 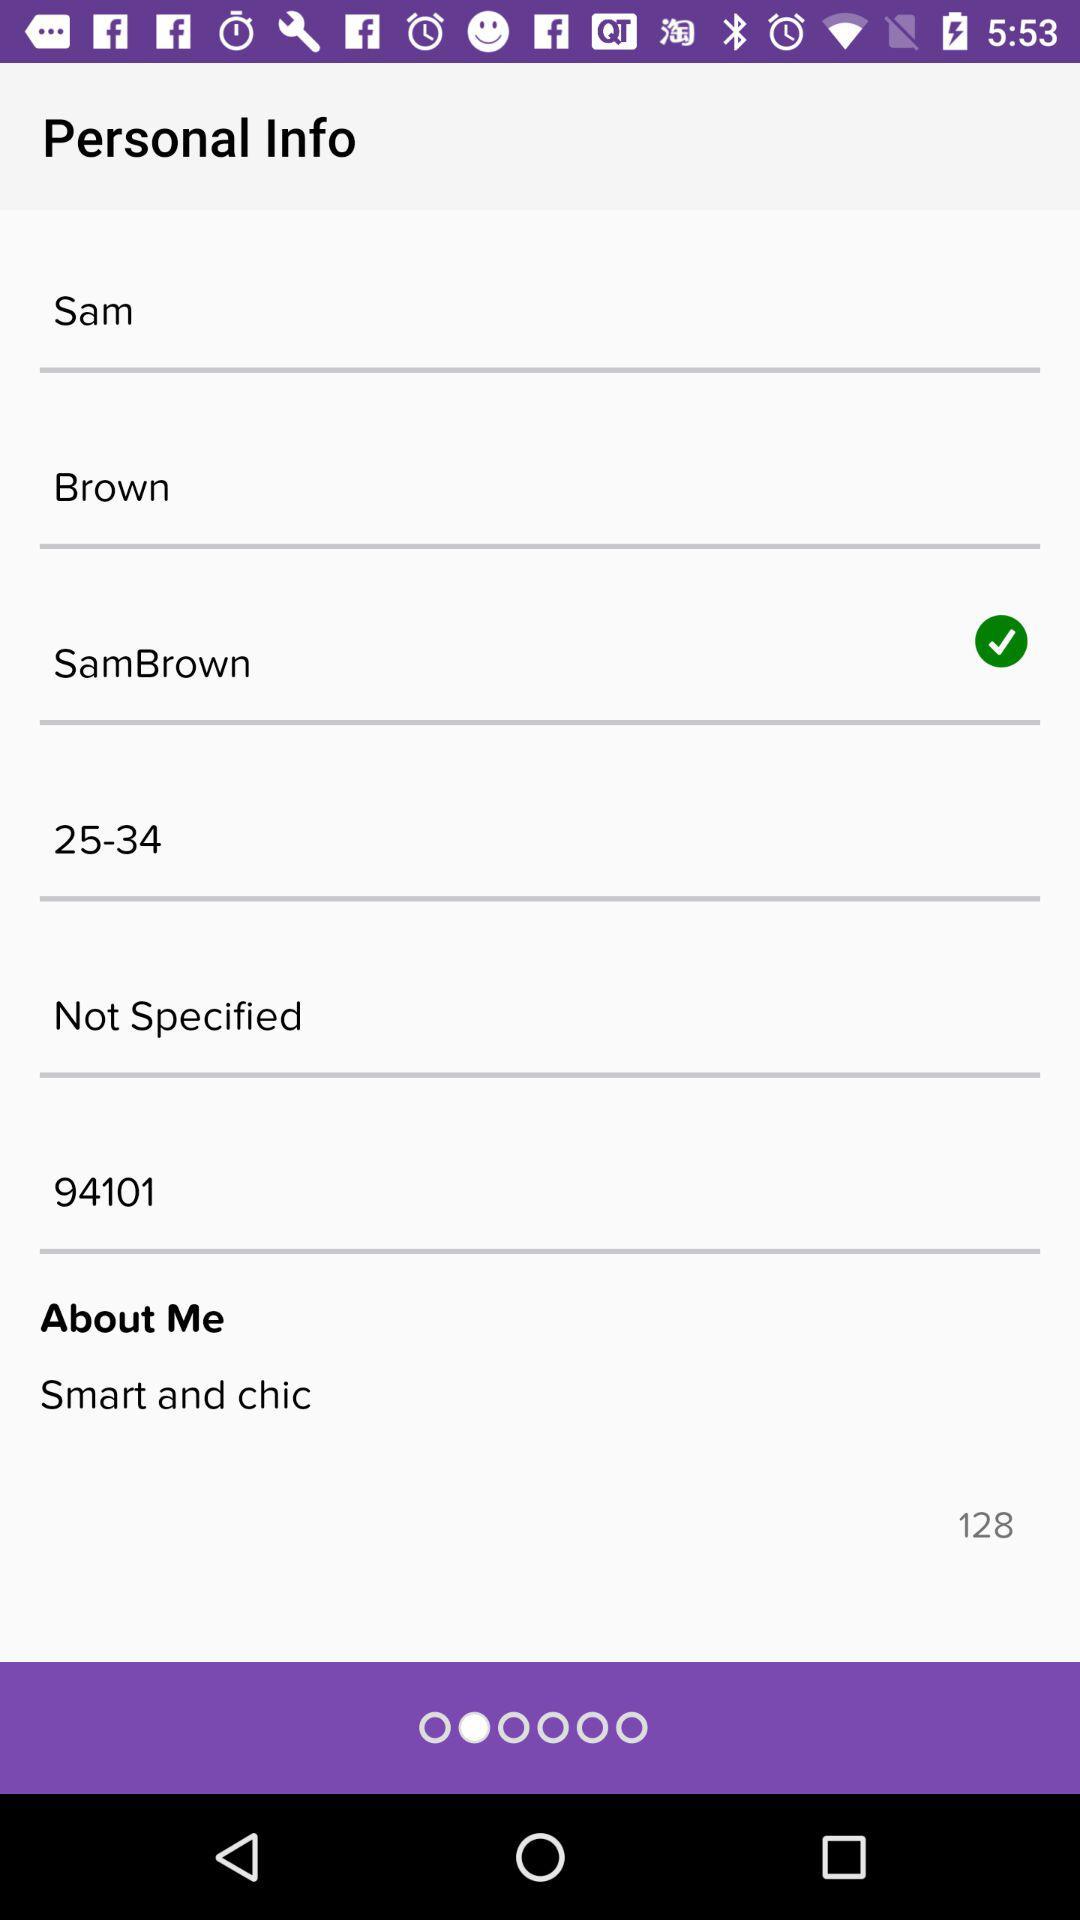 What do you see at coordinates (540, 1435) in the screenshot?
I see `the smart and chic` at bounding box center [540, 1435].